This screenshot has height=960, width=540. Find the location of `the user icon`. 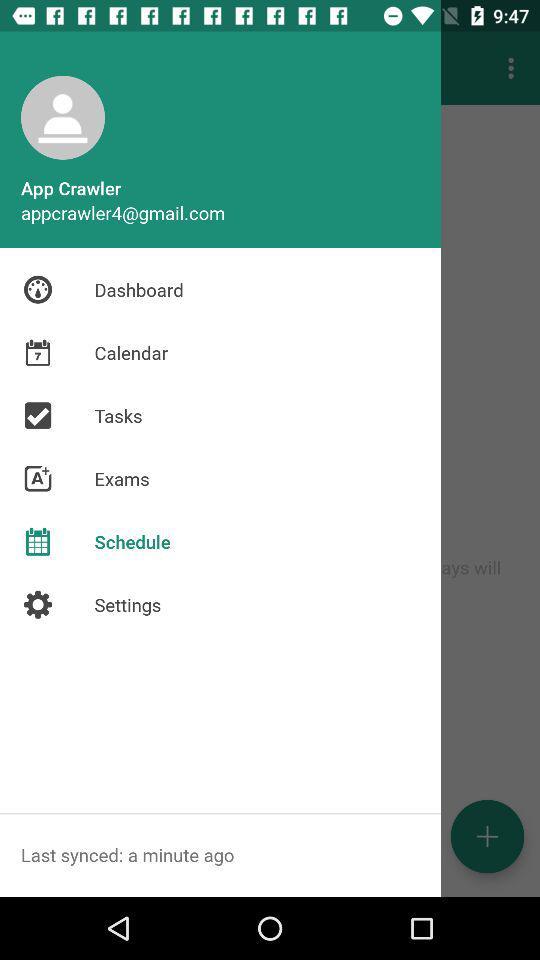

the user icon is located at coordinates (63, 117).